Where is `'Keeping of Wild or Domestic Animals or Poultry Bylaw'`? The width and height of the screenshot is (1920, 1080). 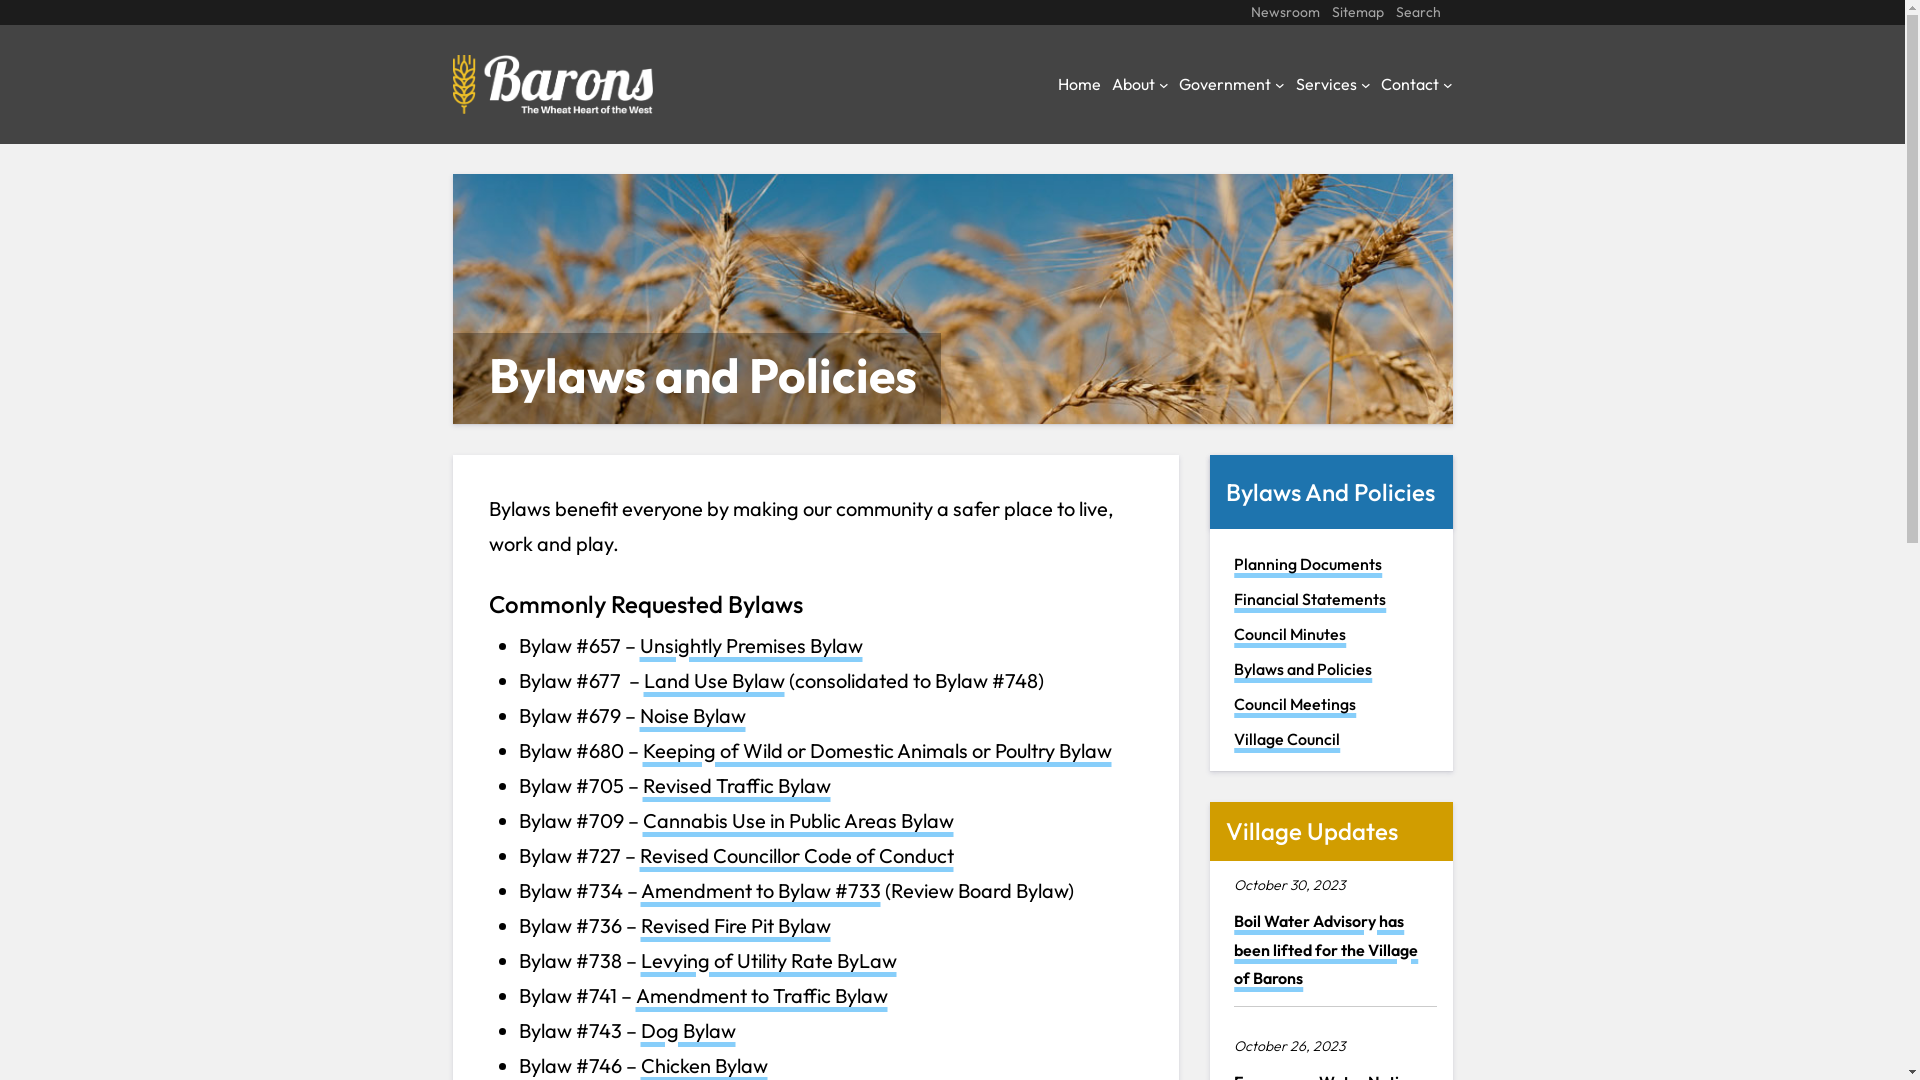 'Keeping of Wild or Domestic Animals or Poultry Bylaw' is located at coordinates (876, 750).